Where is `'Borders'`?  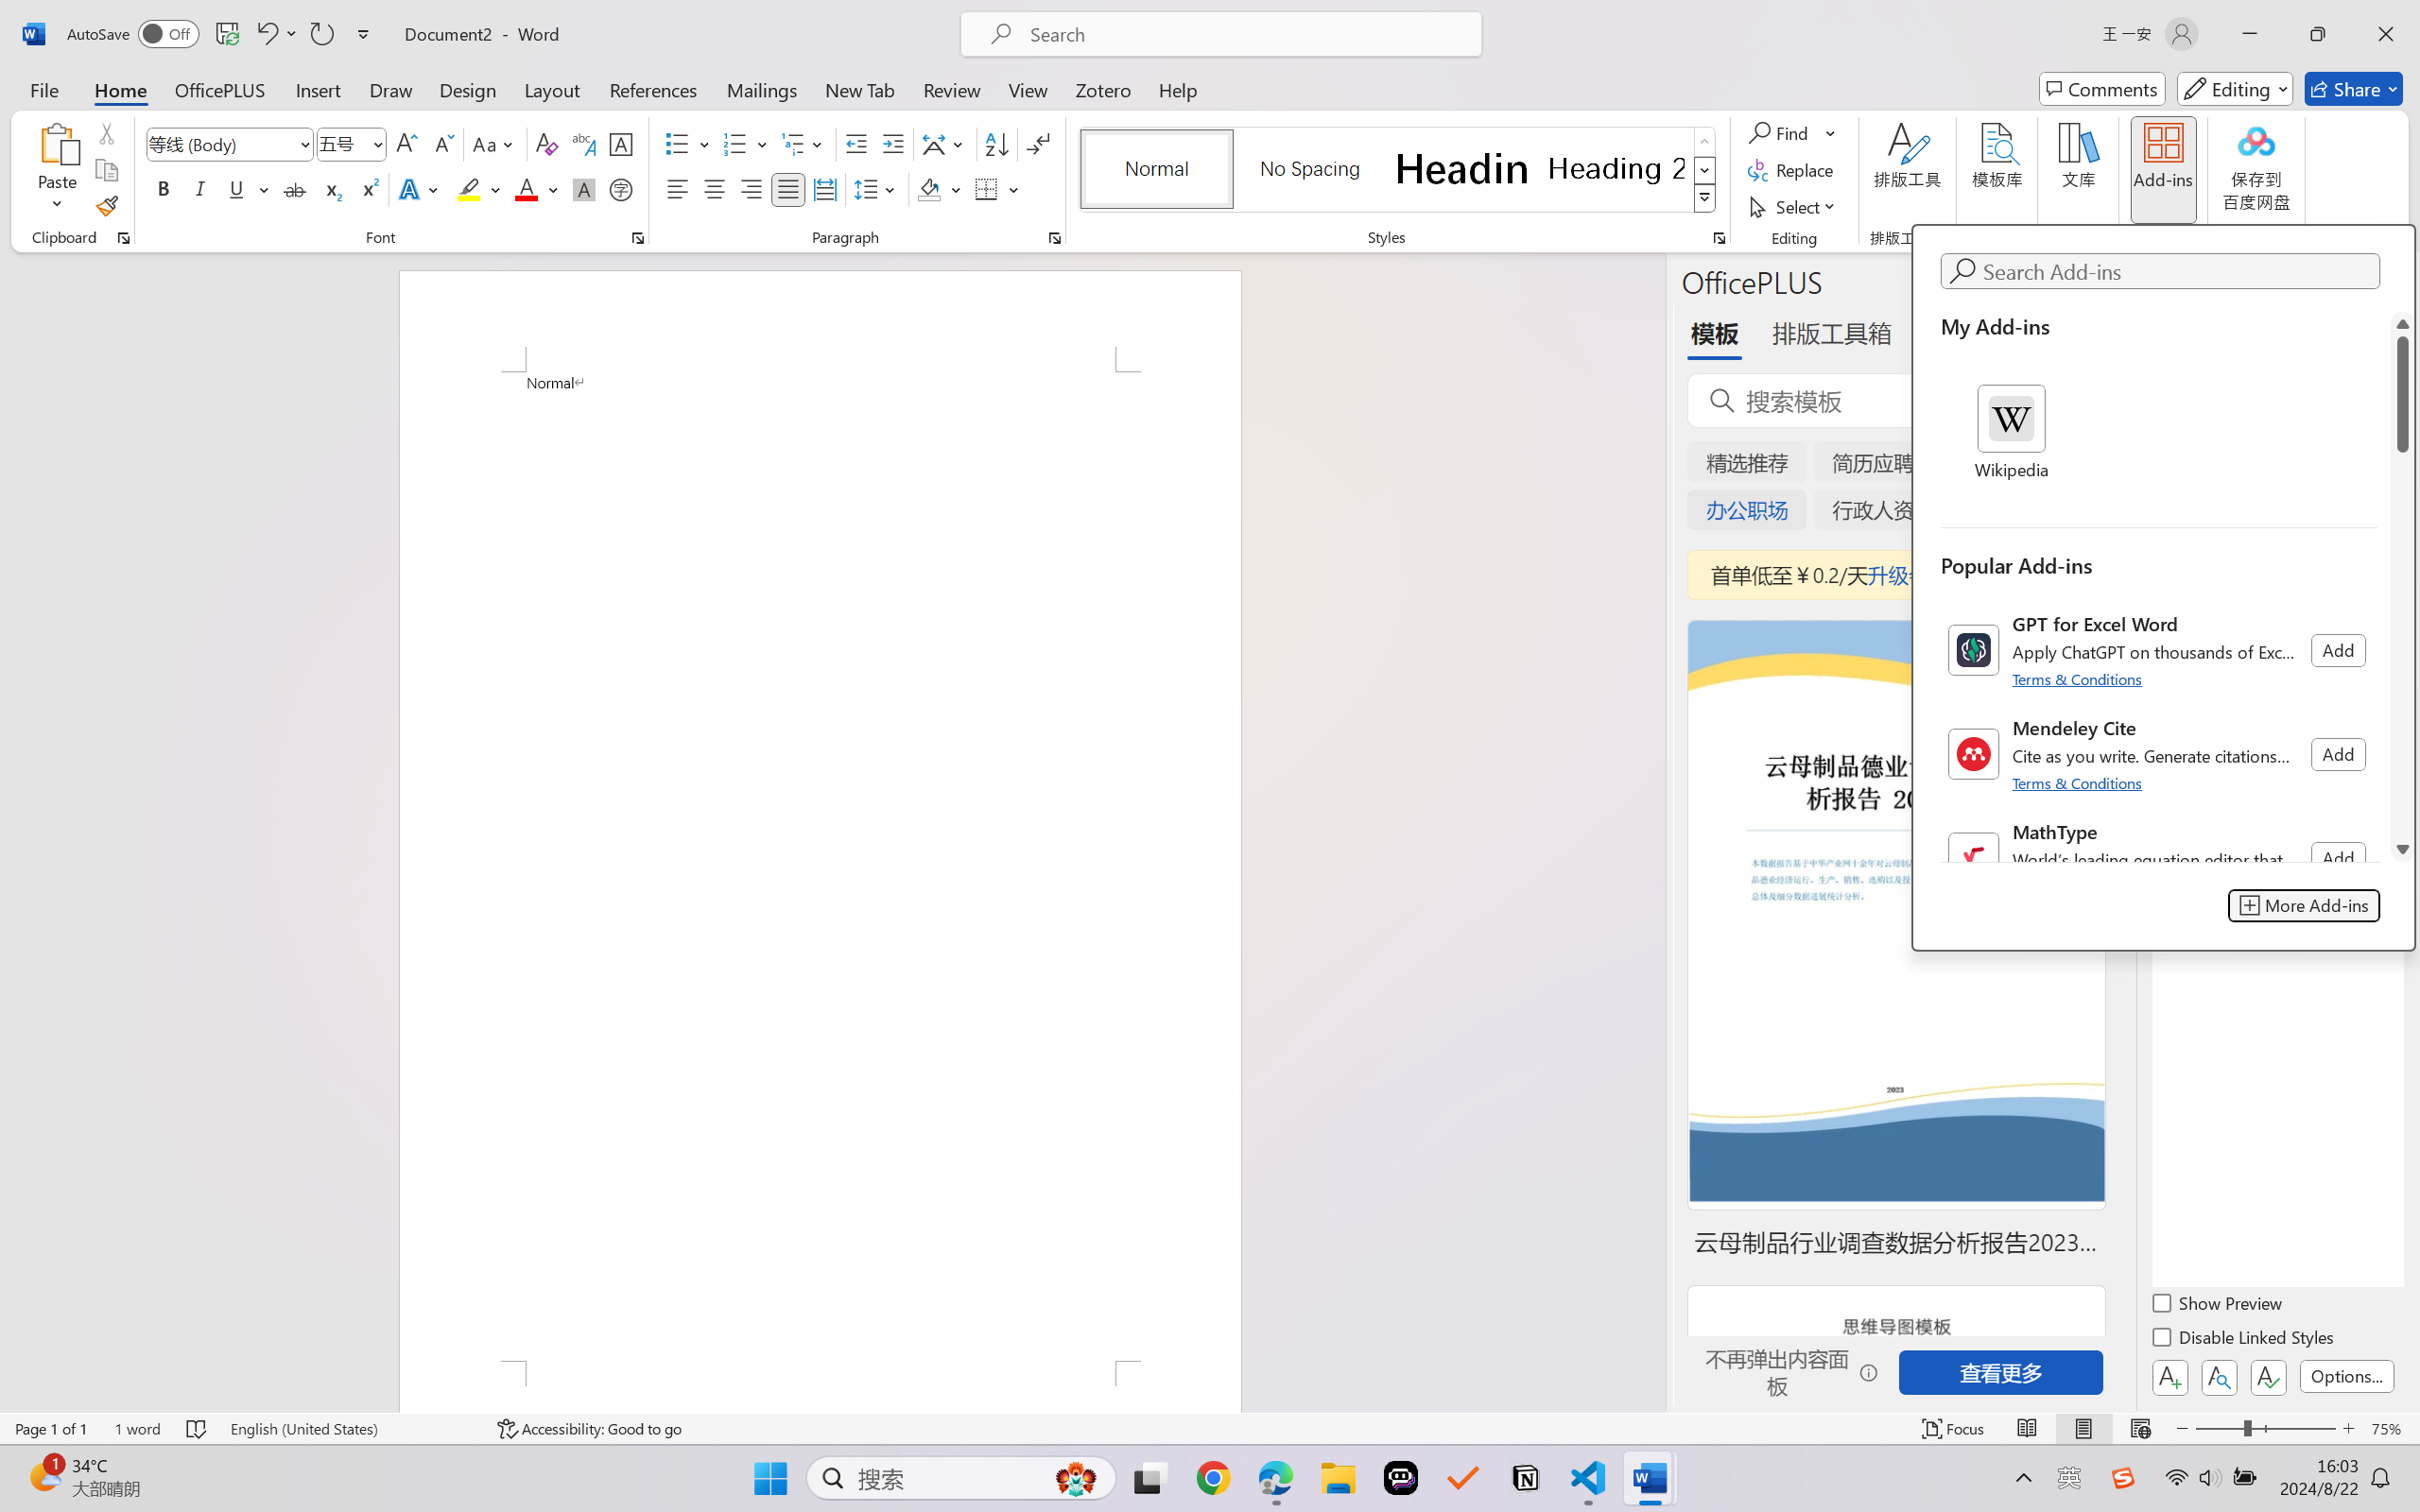 'Borders' is located at coordinates (987, 188).